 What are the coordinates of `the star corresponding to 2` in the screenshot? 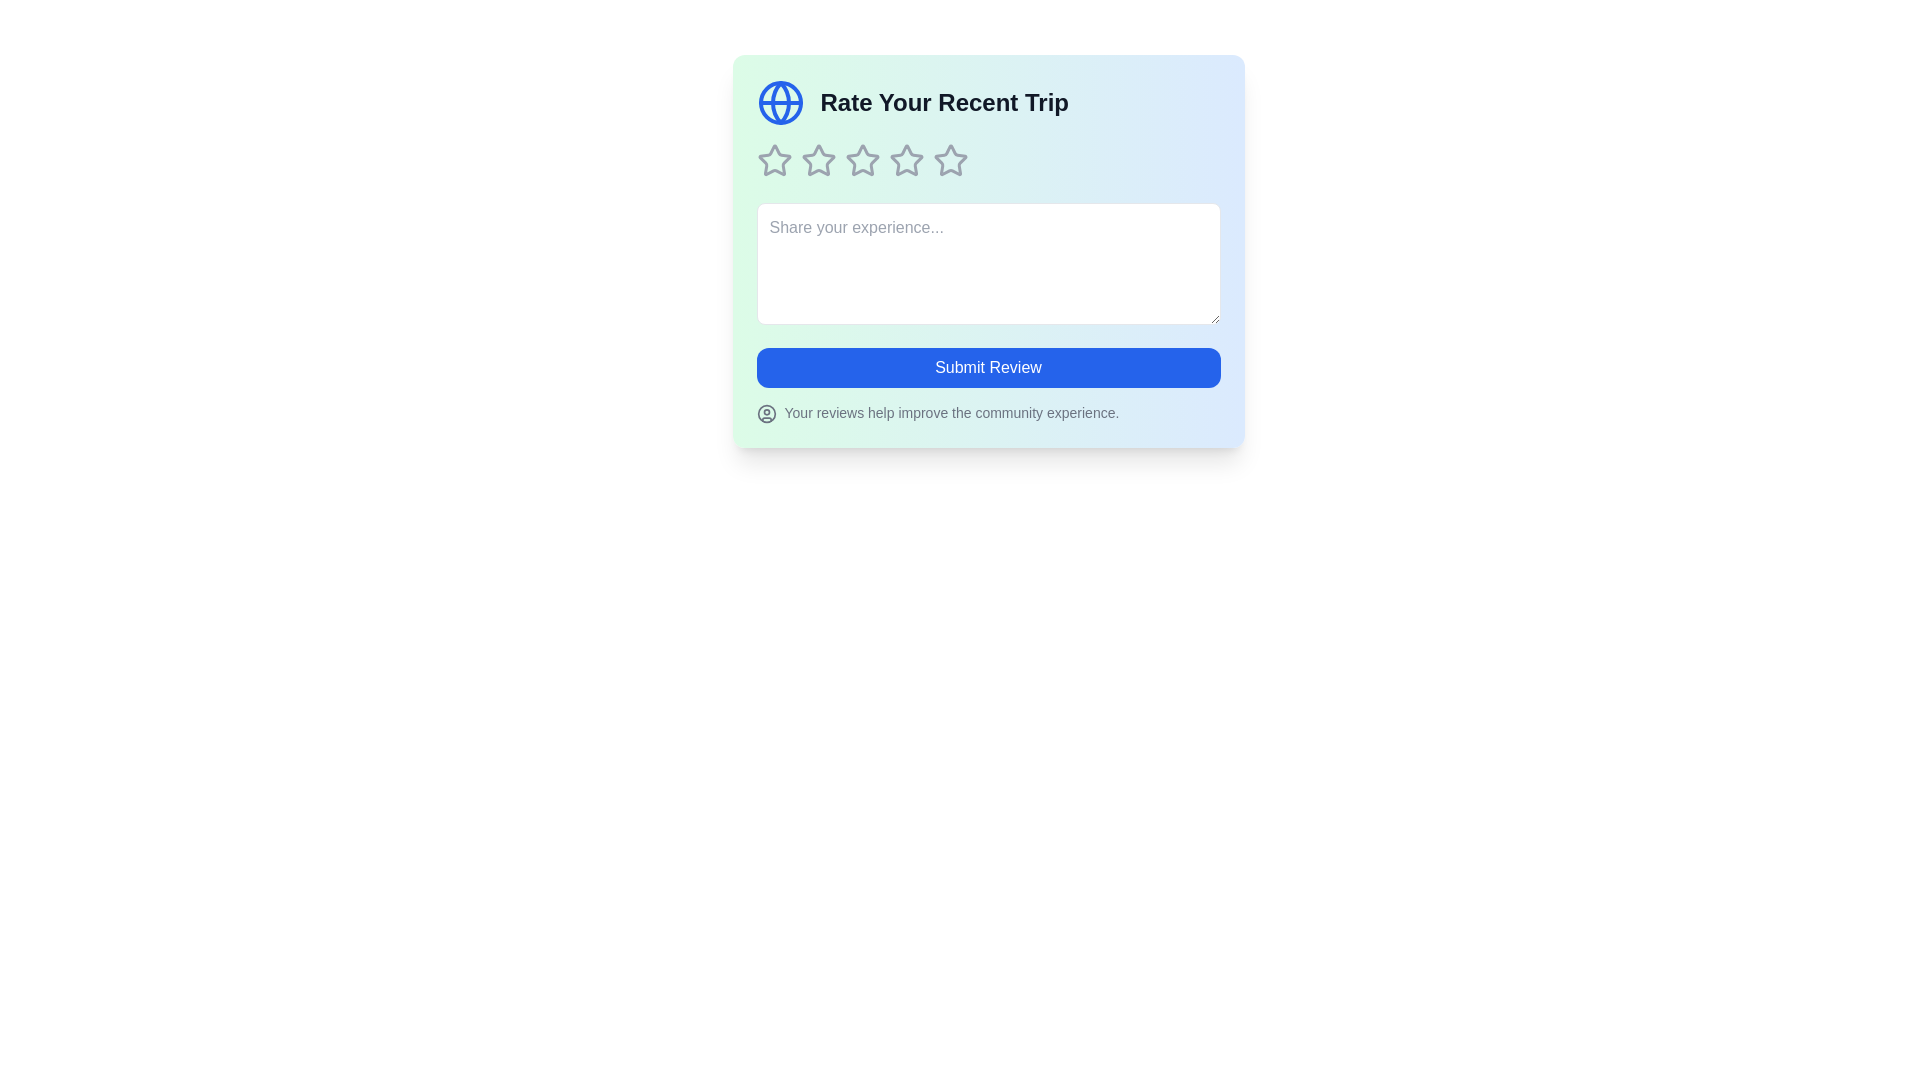 It's located at (818, 160).